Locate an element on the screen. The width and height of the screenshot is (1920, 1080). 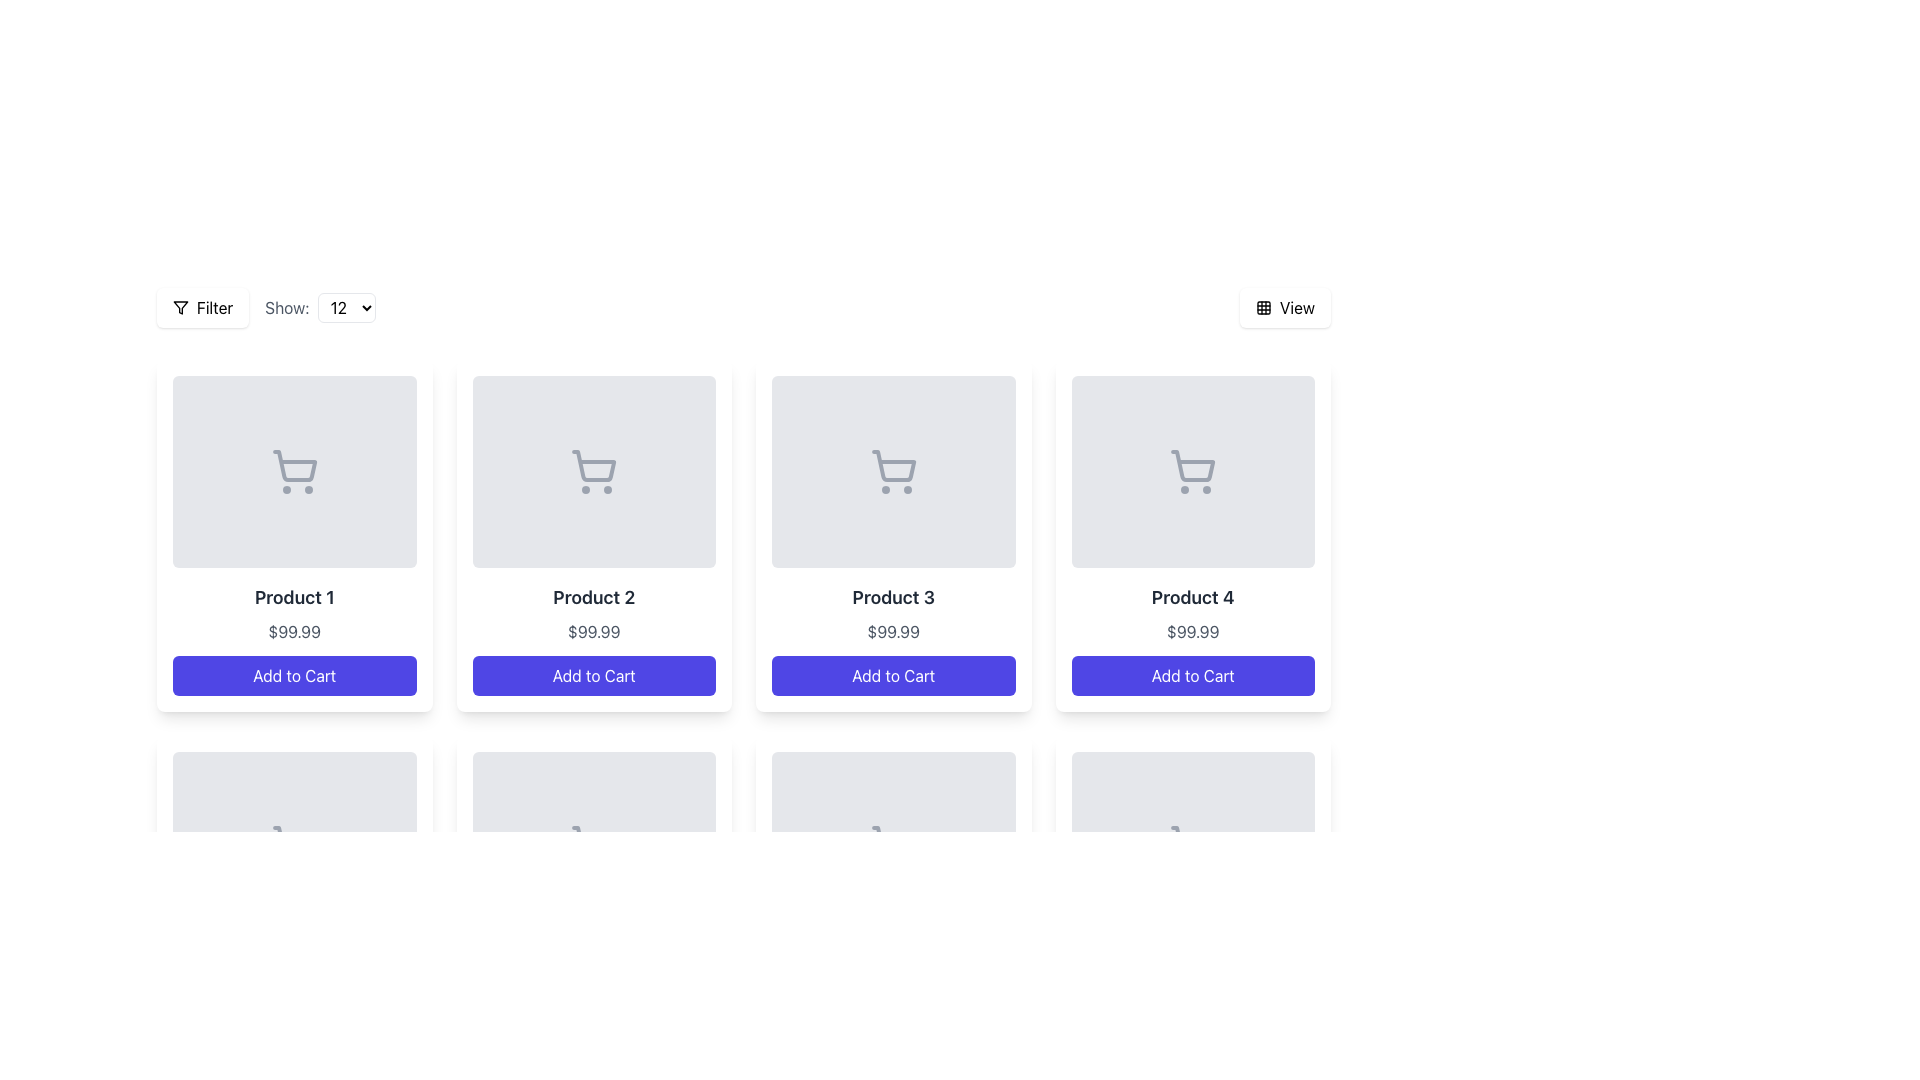
the price display text label reading '$99.99' located under 'Product 2' in the second product card is located at coordinates (593, 632).